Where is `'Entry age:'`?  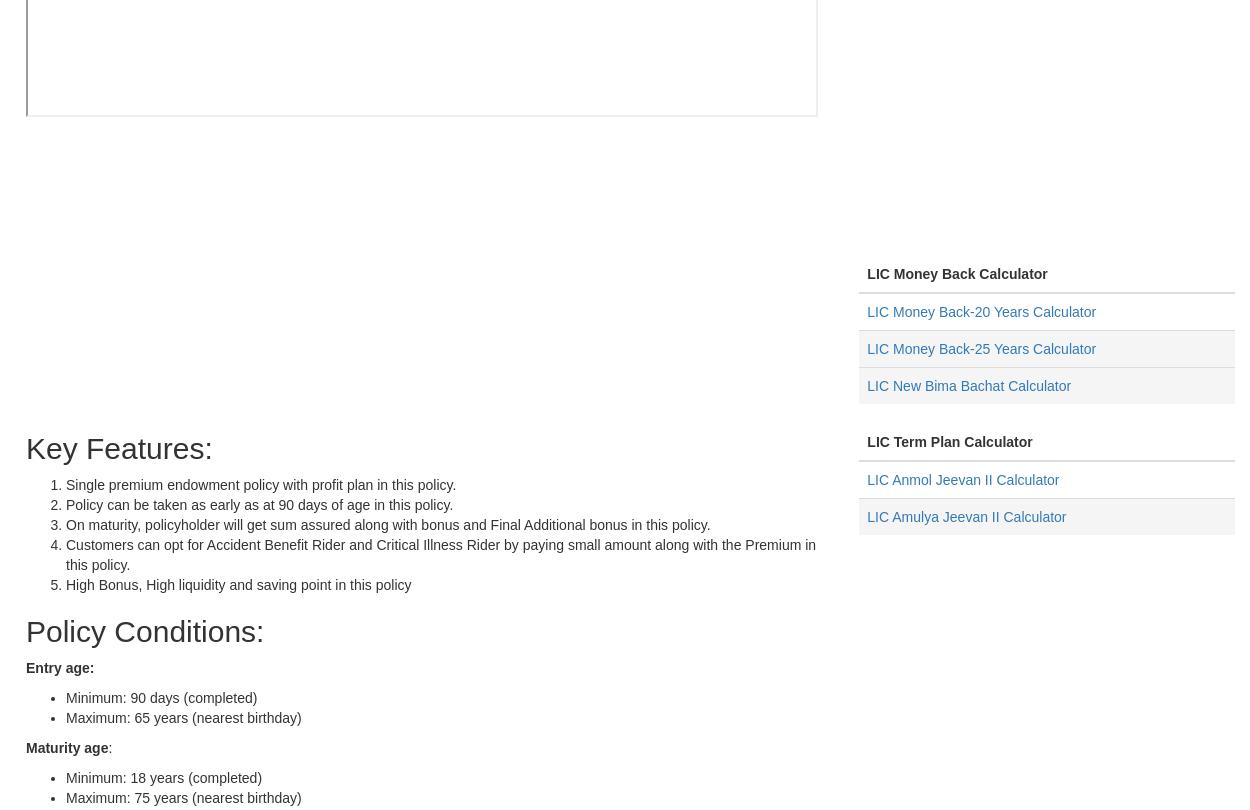 'Entry age:' is located at coordinates (60, 667).